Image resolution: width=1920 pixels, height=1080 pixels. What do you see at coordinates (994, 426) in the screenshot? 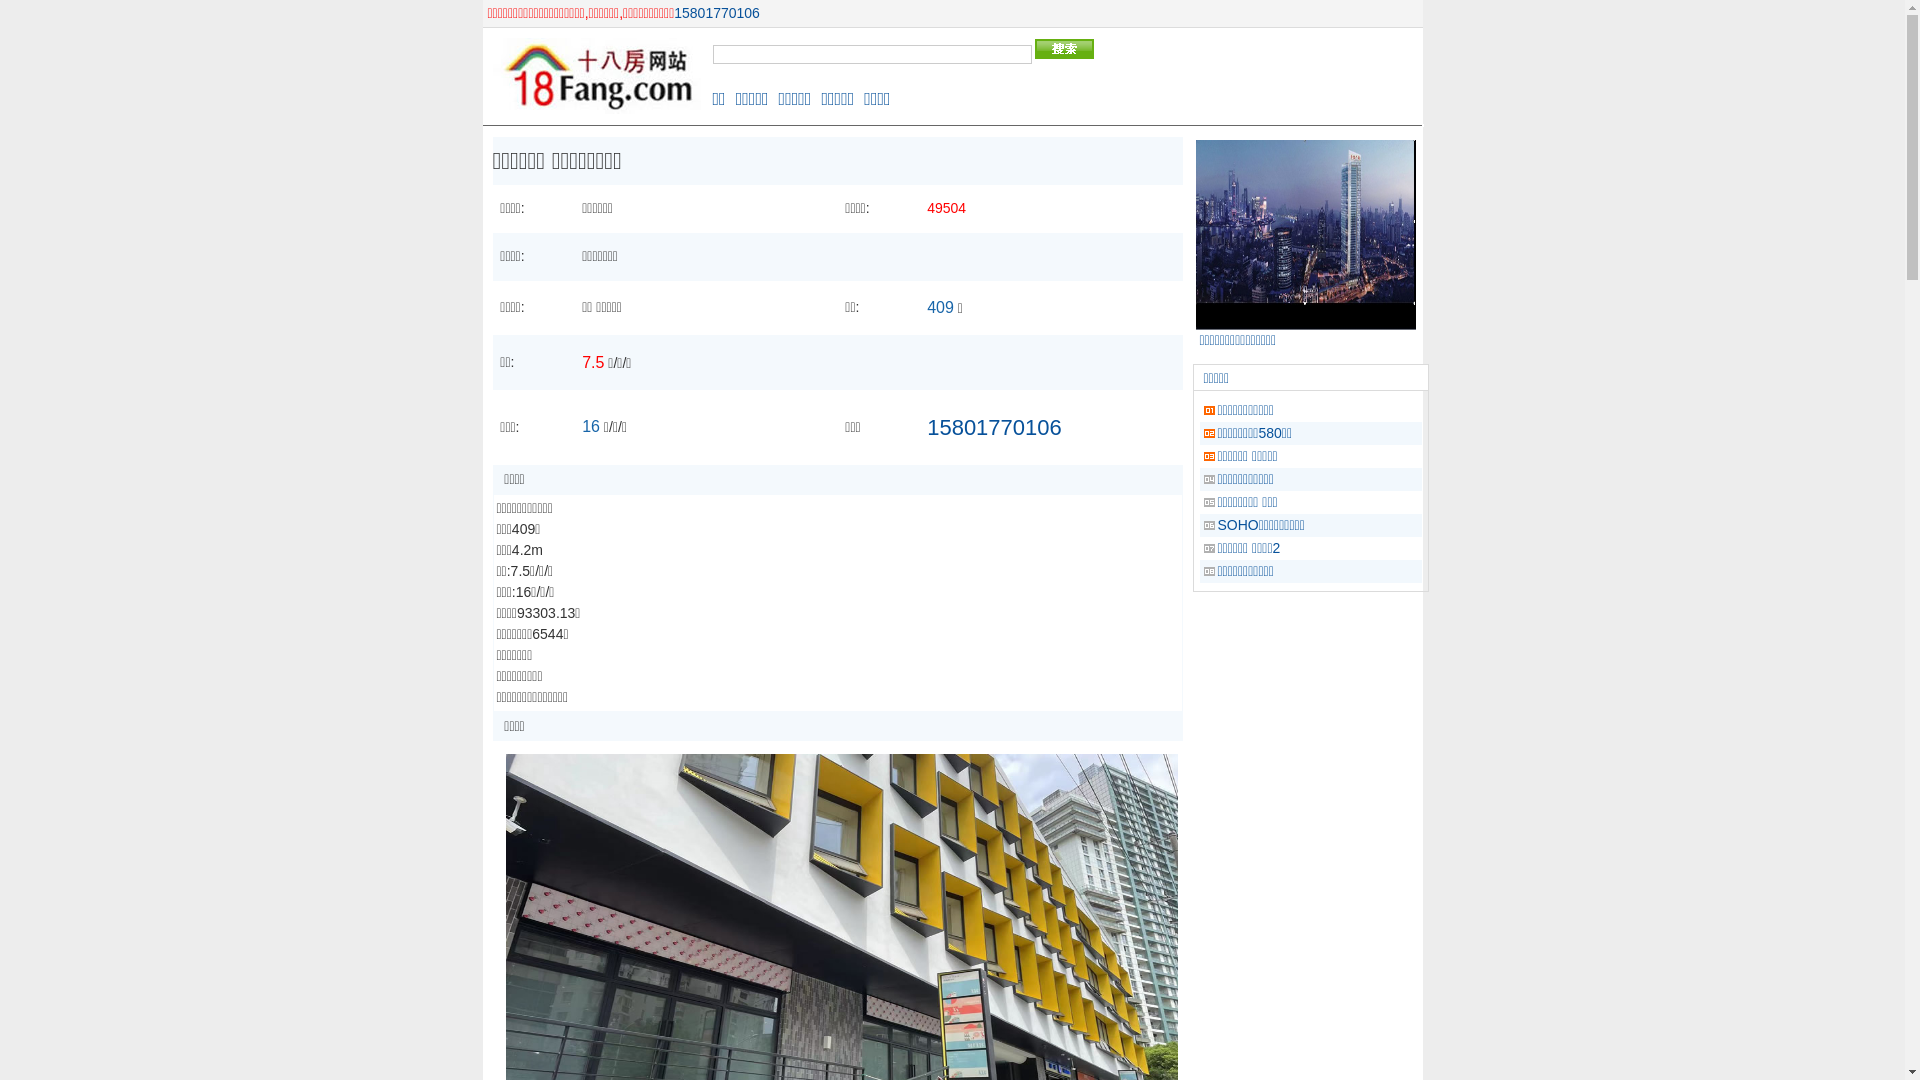
I see `'15801770106'` at bounding box center [994, 426].